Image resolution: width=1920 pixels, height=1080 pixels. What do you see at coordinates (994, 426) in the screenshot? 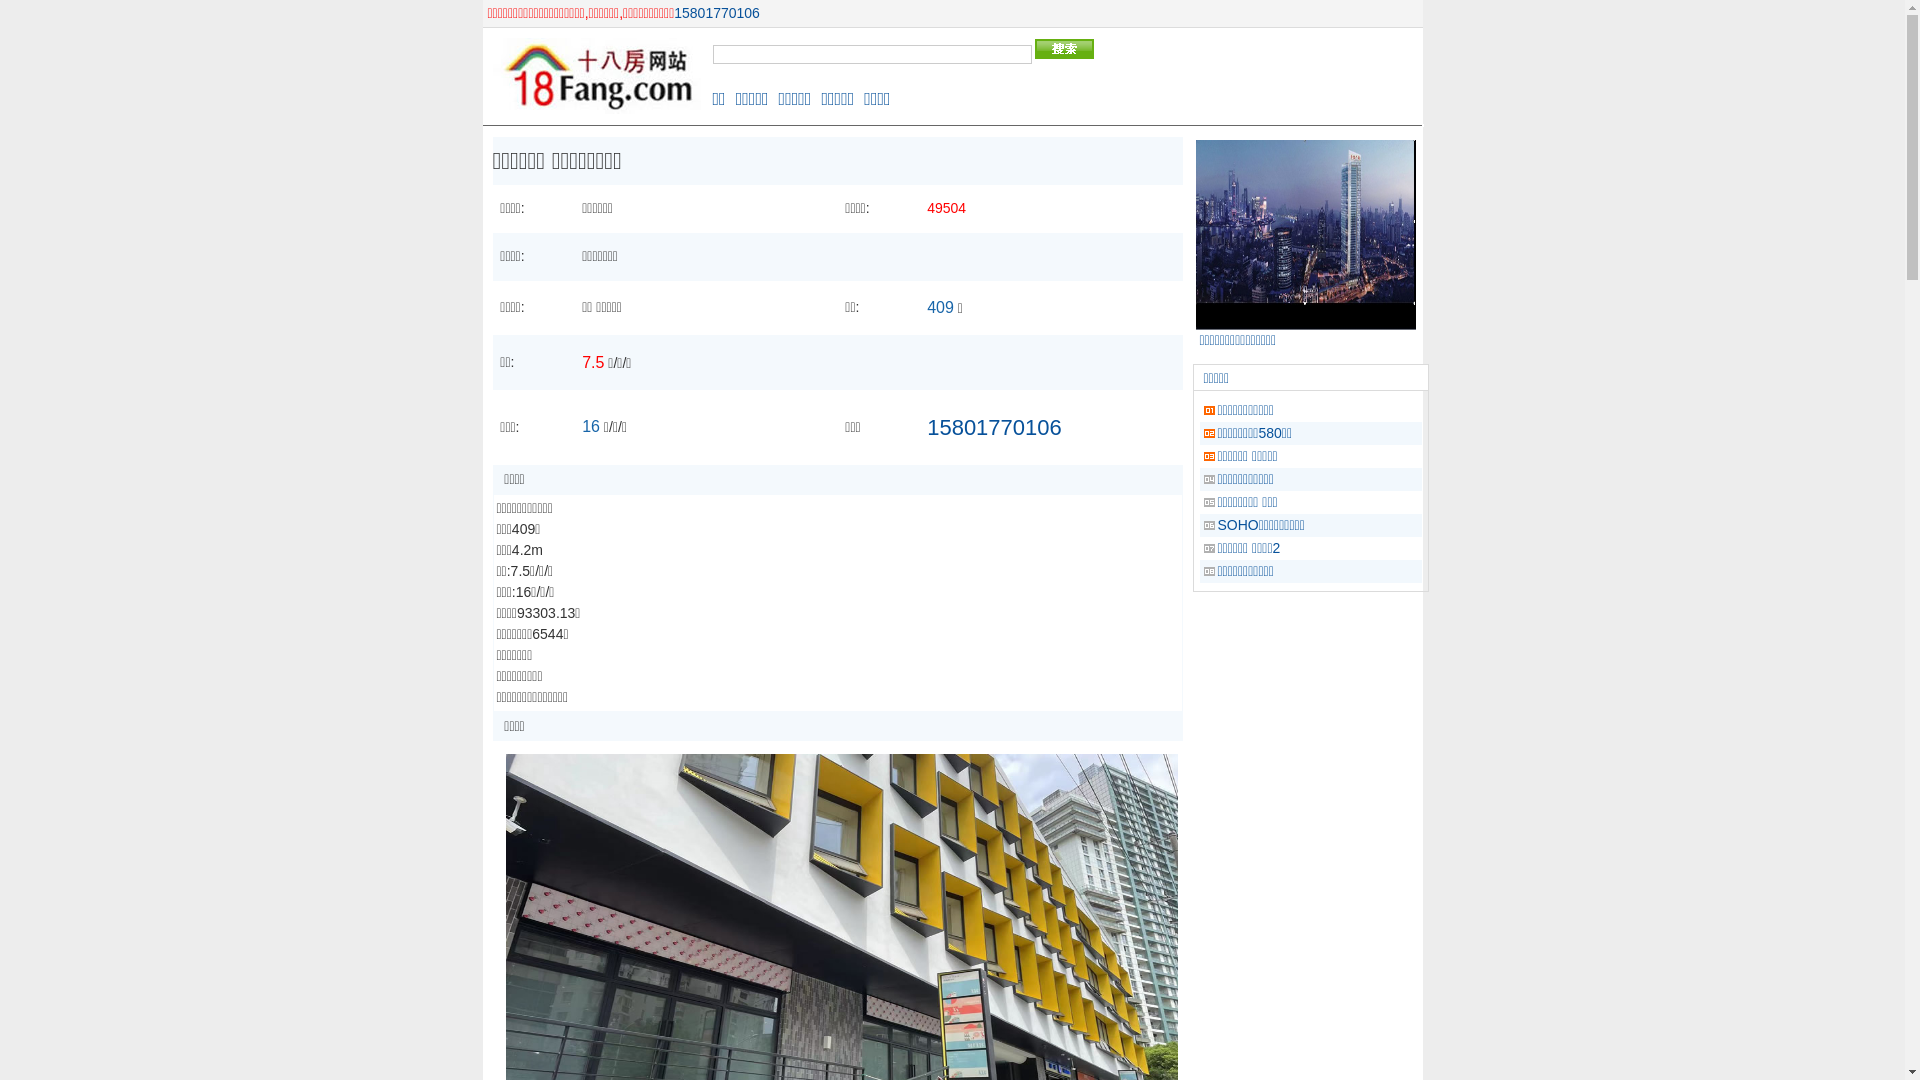
I see `'15801770106'` at bounding box center [994, 426].